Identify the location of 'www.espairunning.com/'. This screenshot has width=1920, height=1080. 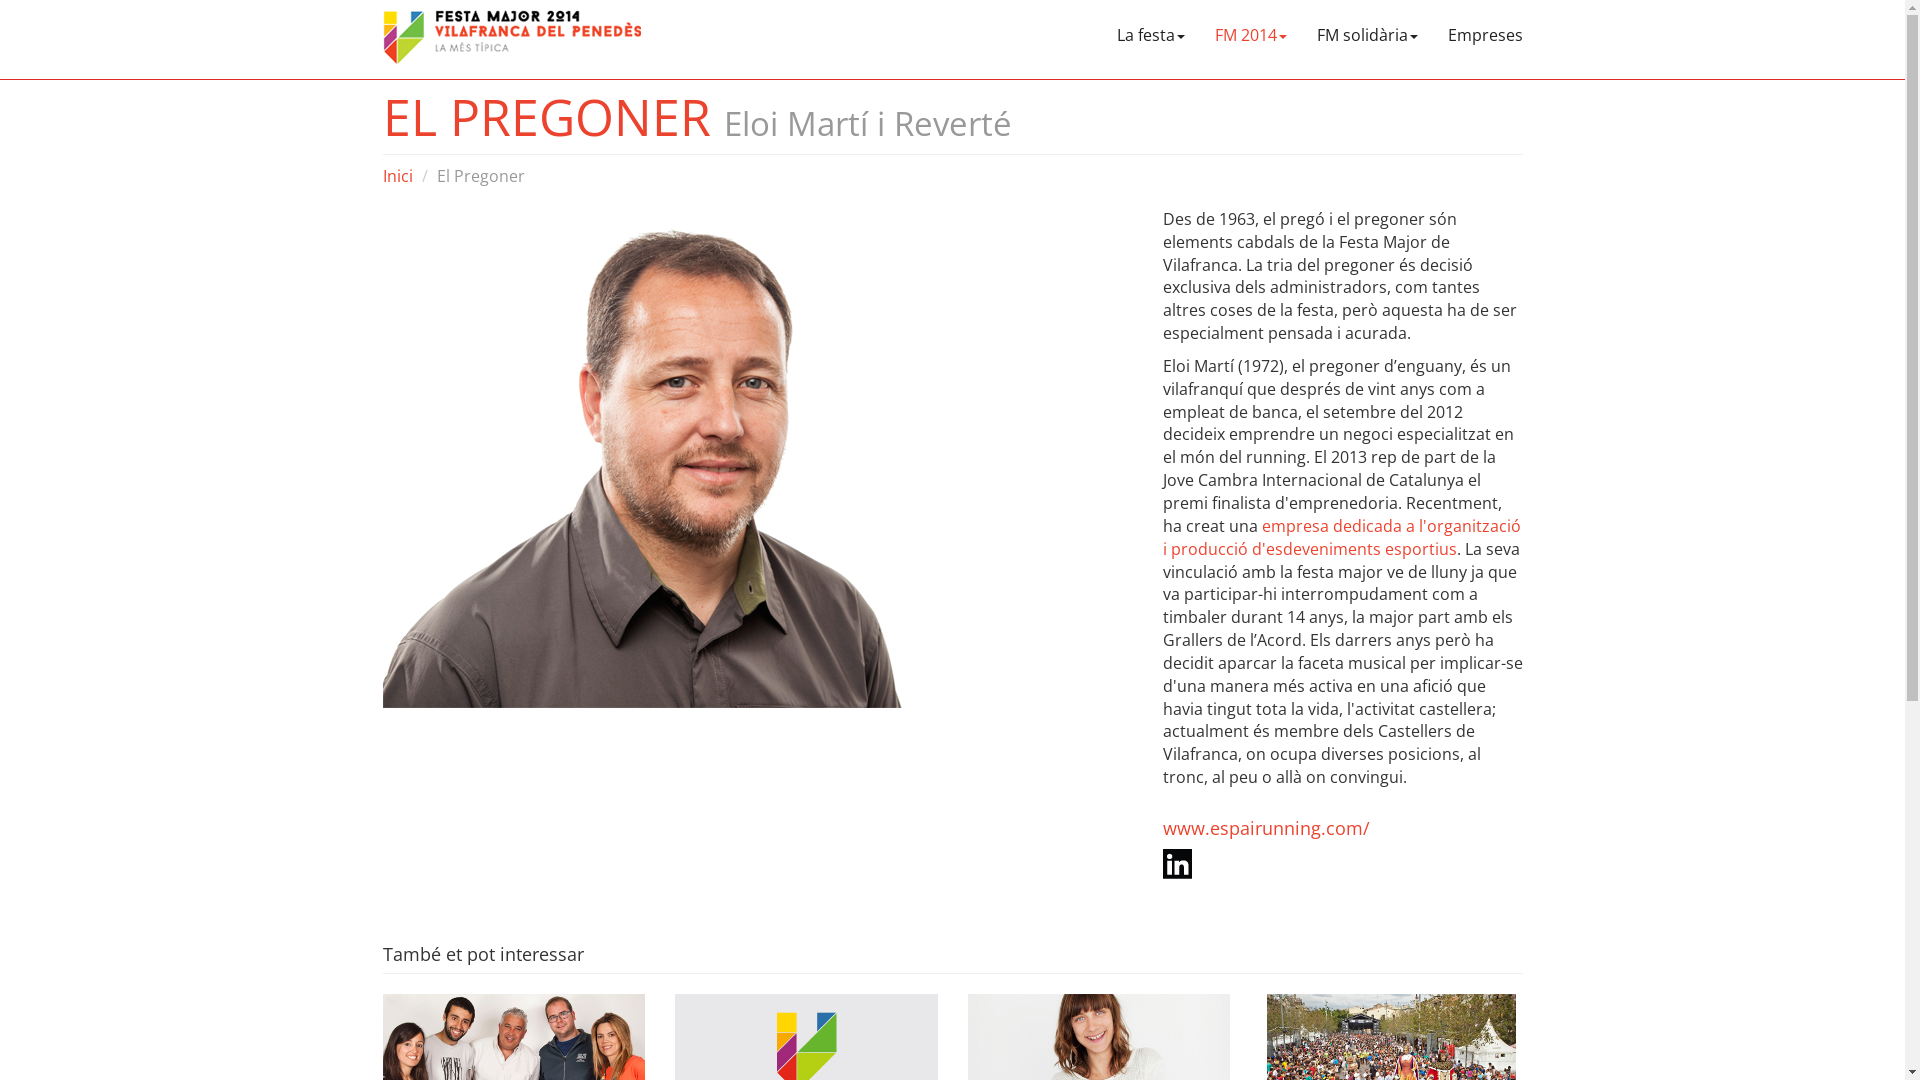
(1161, 828).